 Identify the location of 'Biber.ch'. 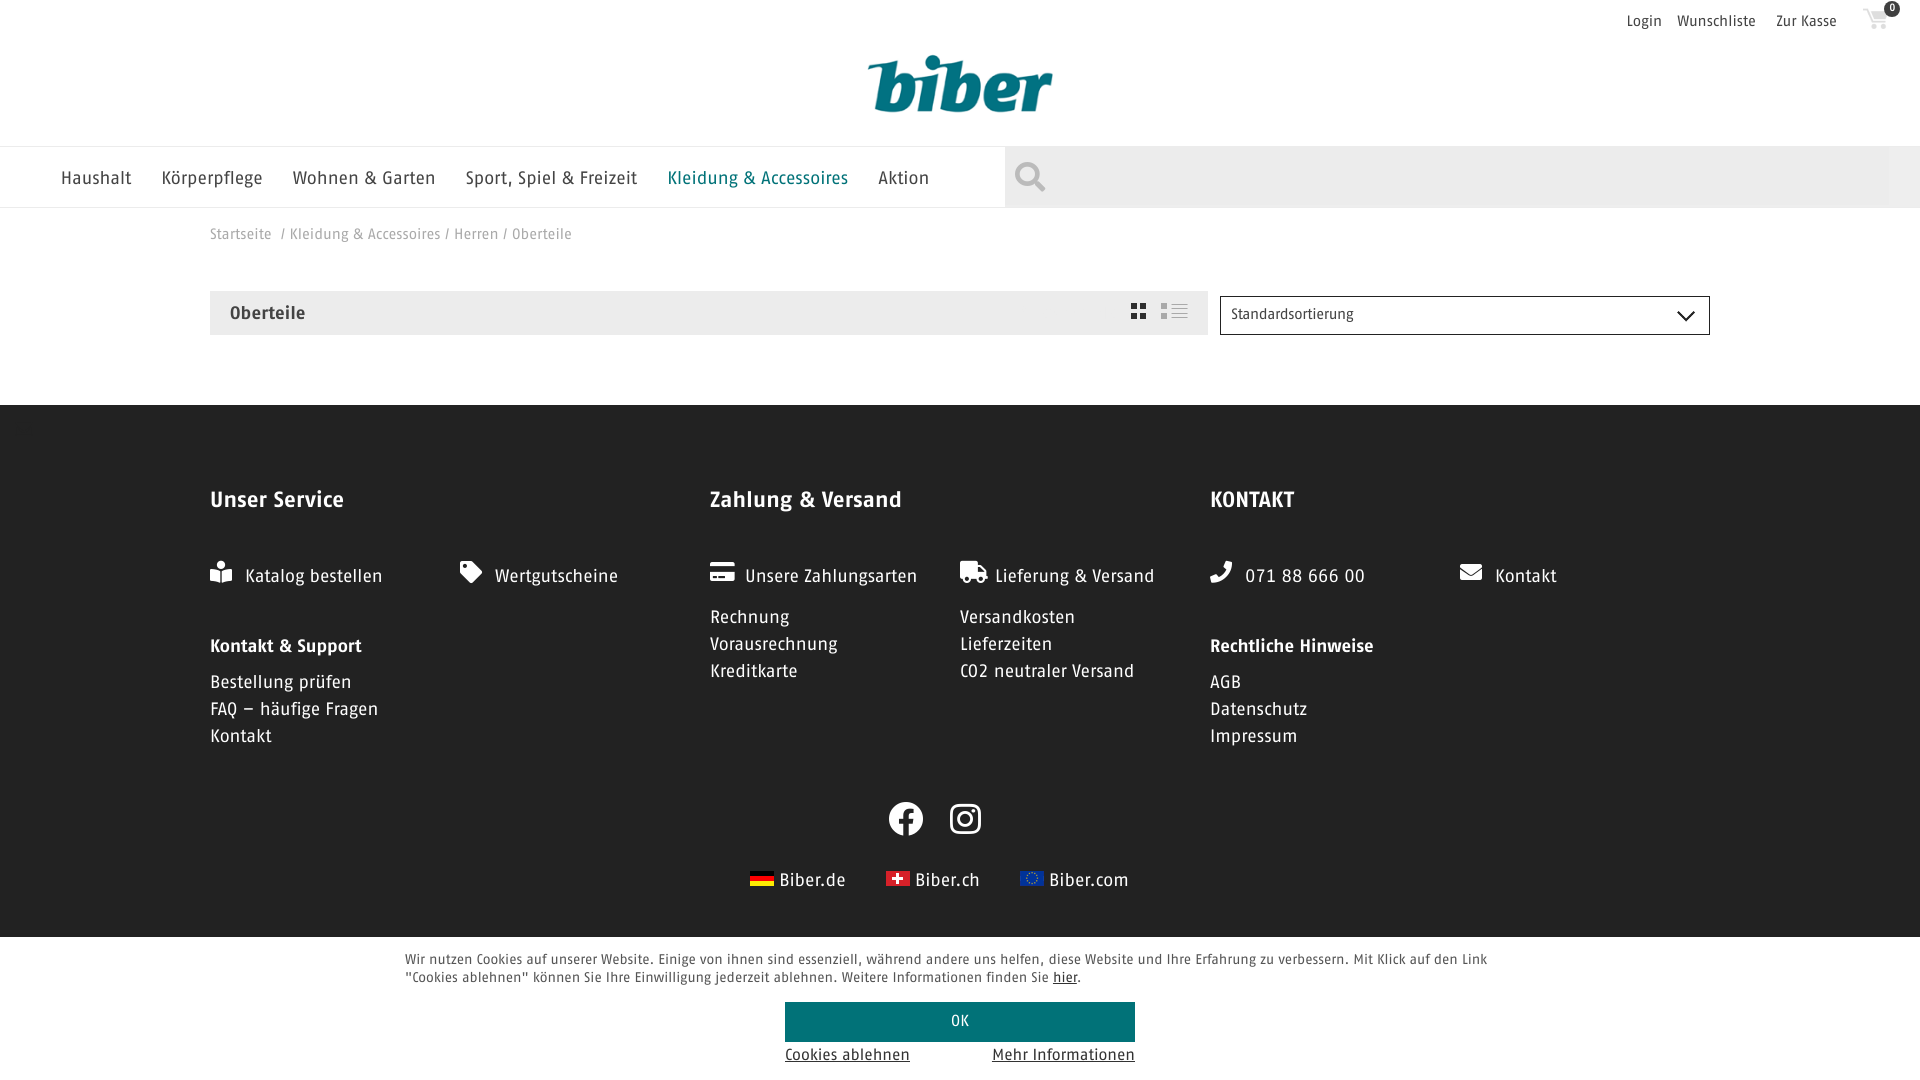
(946, 879).